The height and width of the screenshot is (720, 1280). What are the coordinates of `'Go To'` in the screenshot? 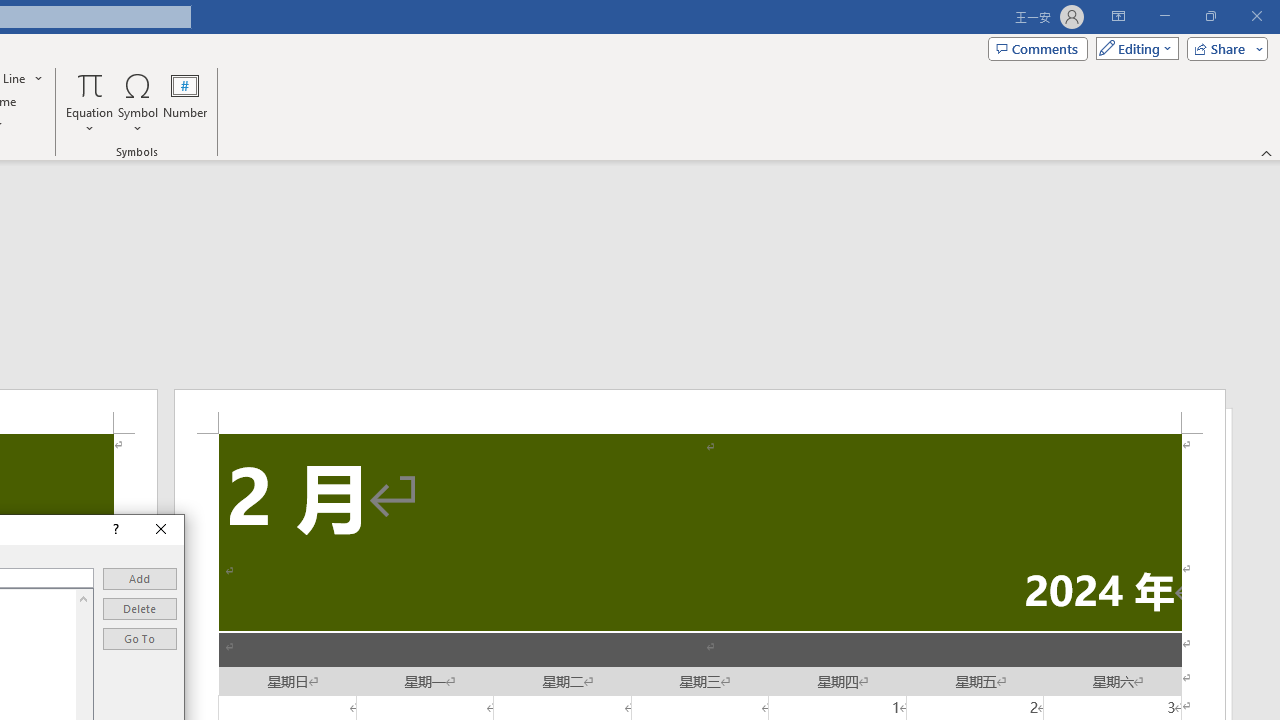 It's located at (139, 639).